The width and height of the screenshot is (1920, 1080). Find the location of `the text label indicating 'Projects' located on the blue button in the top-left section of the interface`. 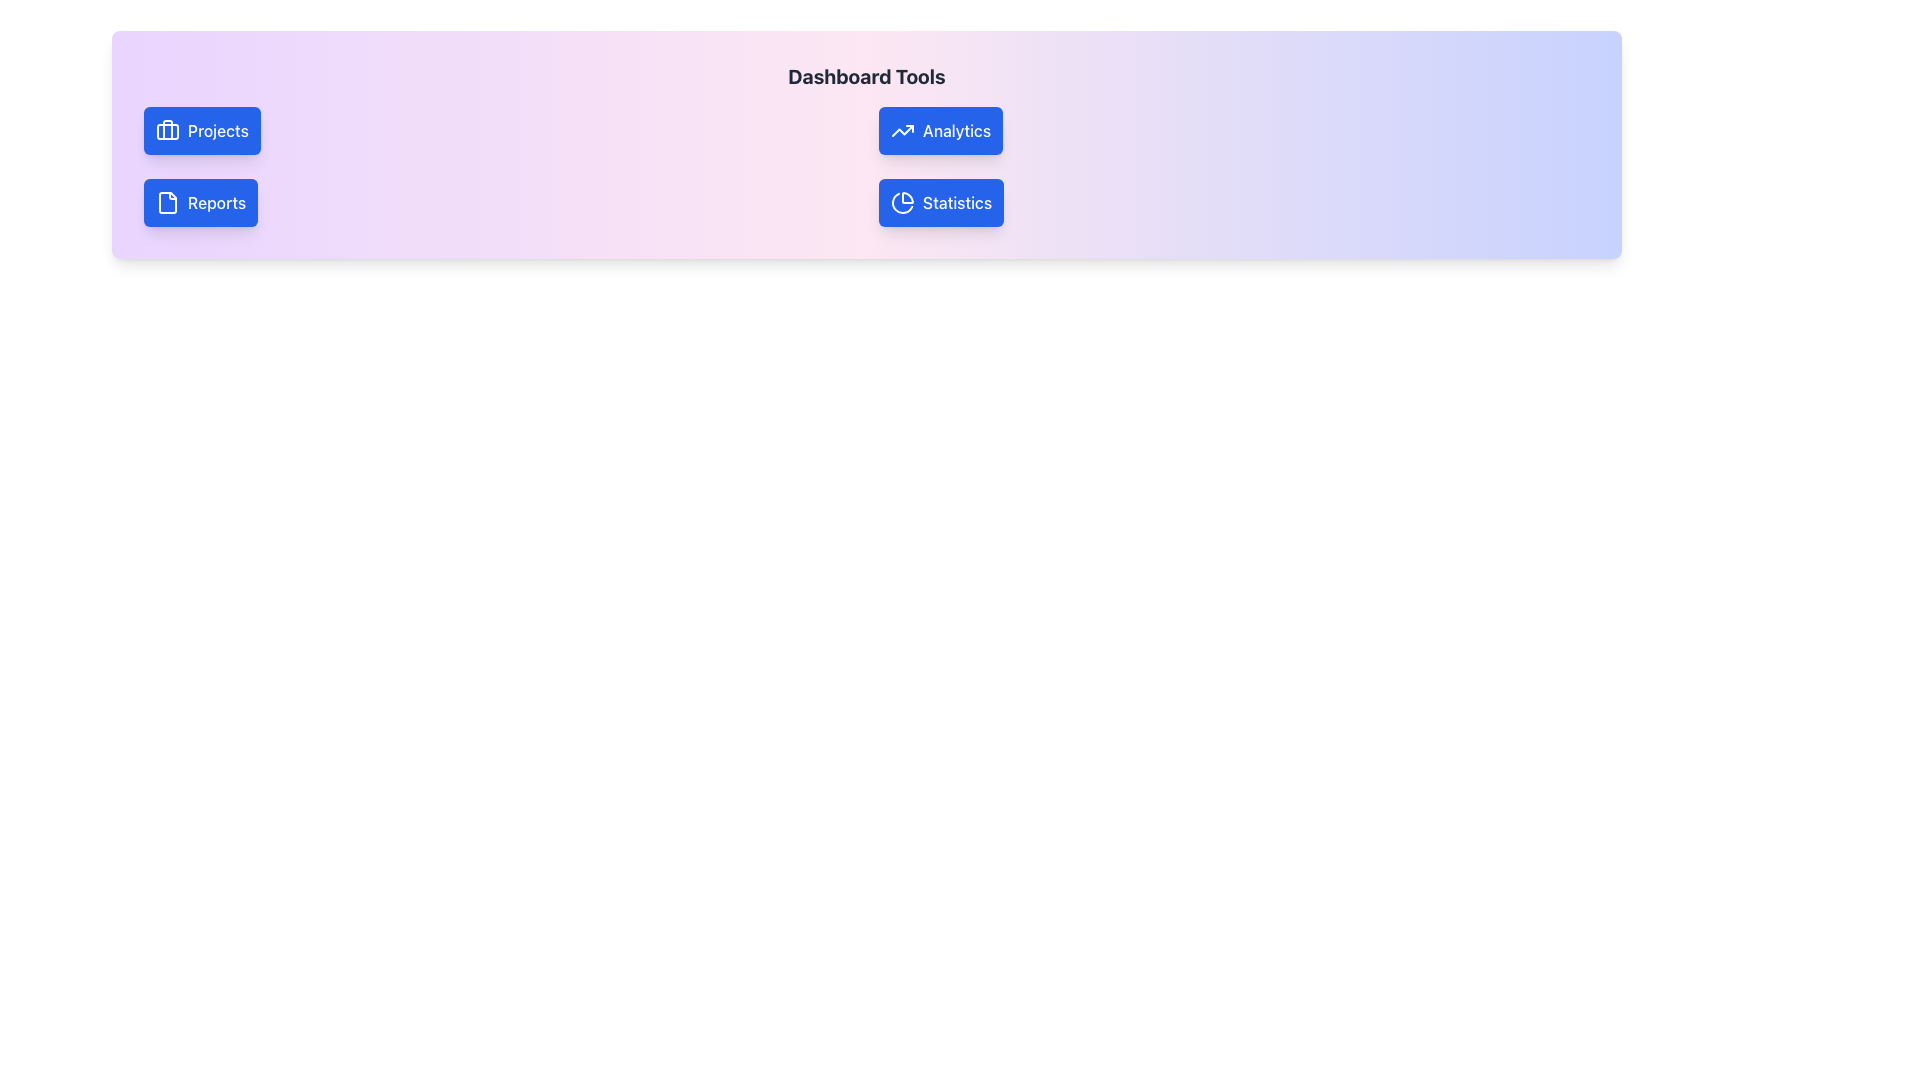

the text label indicating 'Projects' located on the blue button in the top-left section of the interface is located at coordinates (218, 131).